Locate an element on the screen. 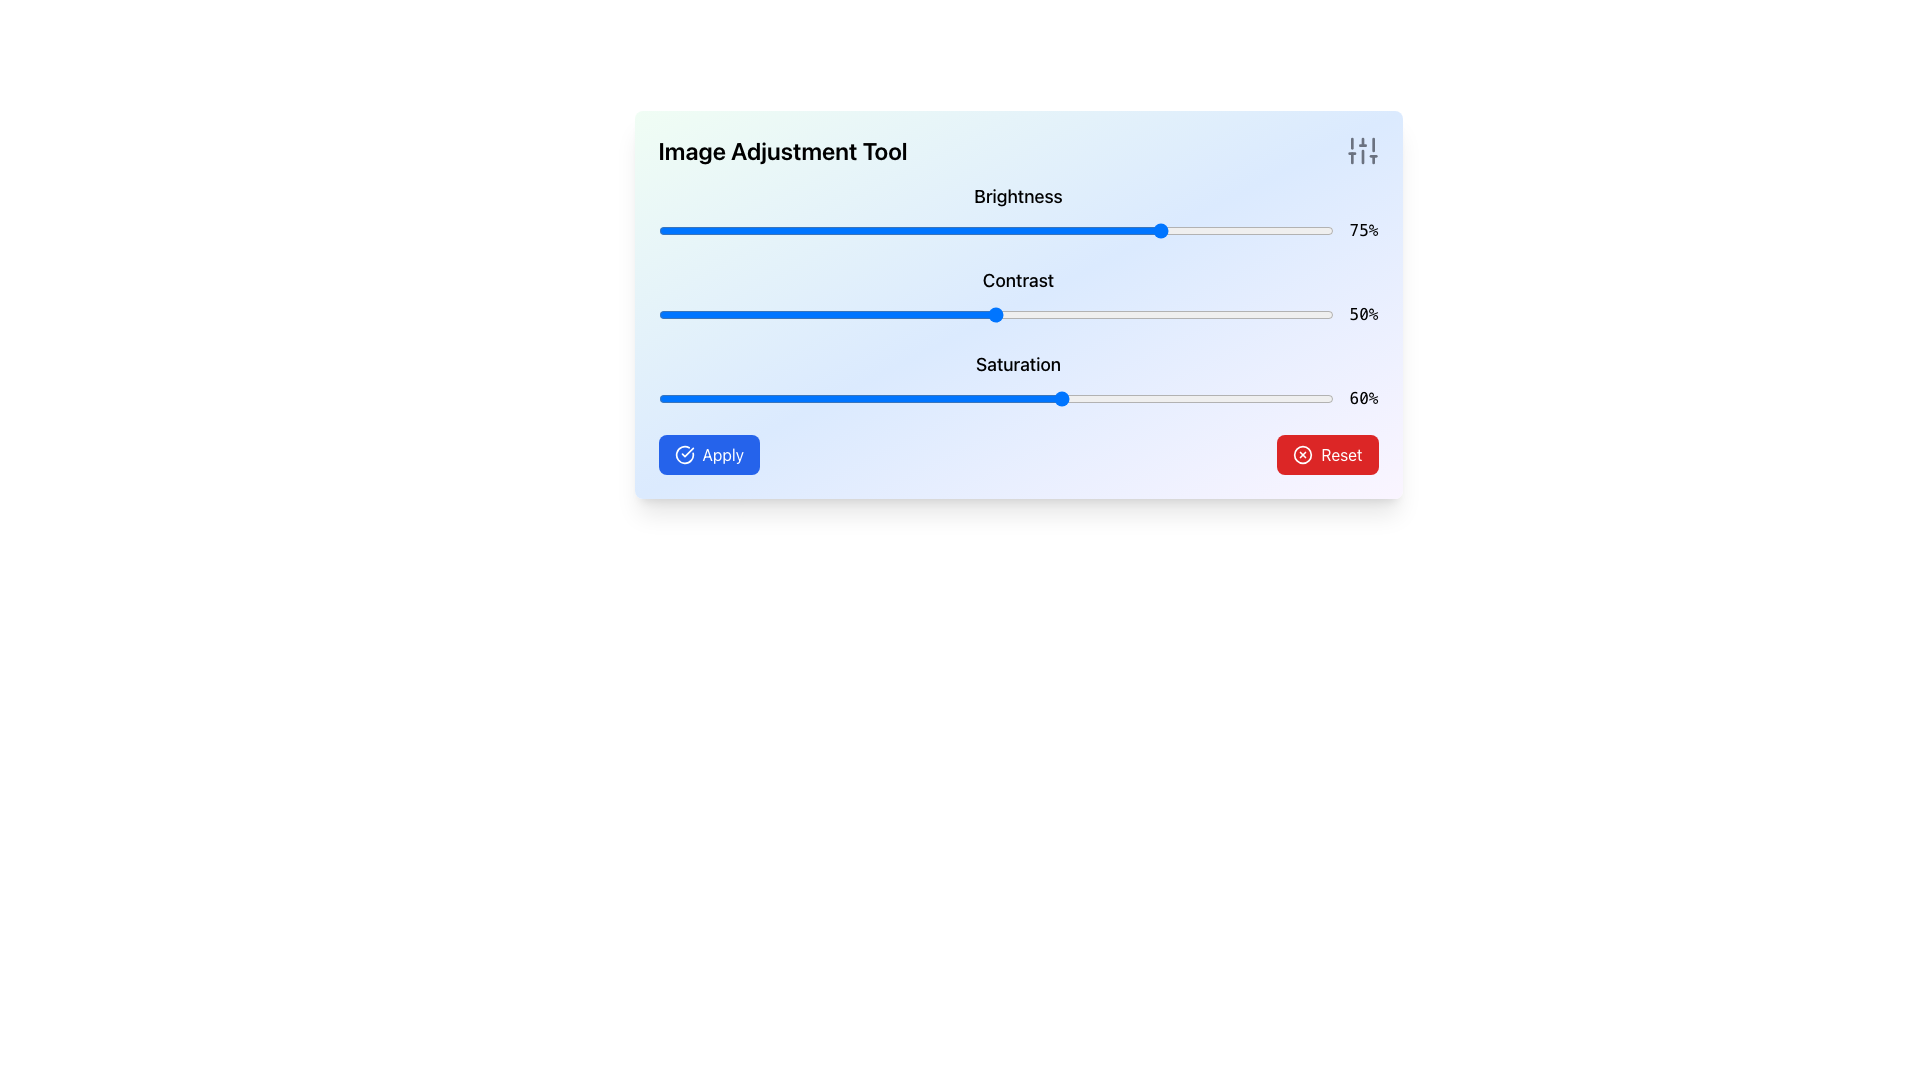 This screenshot has height=1080, width=1920. the slider value is located at coordinates (907, 398).